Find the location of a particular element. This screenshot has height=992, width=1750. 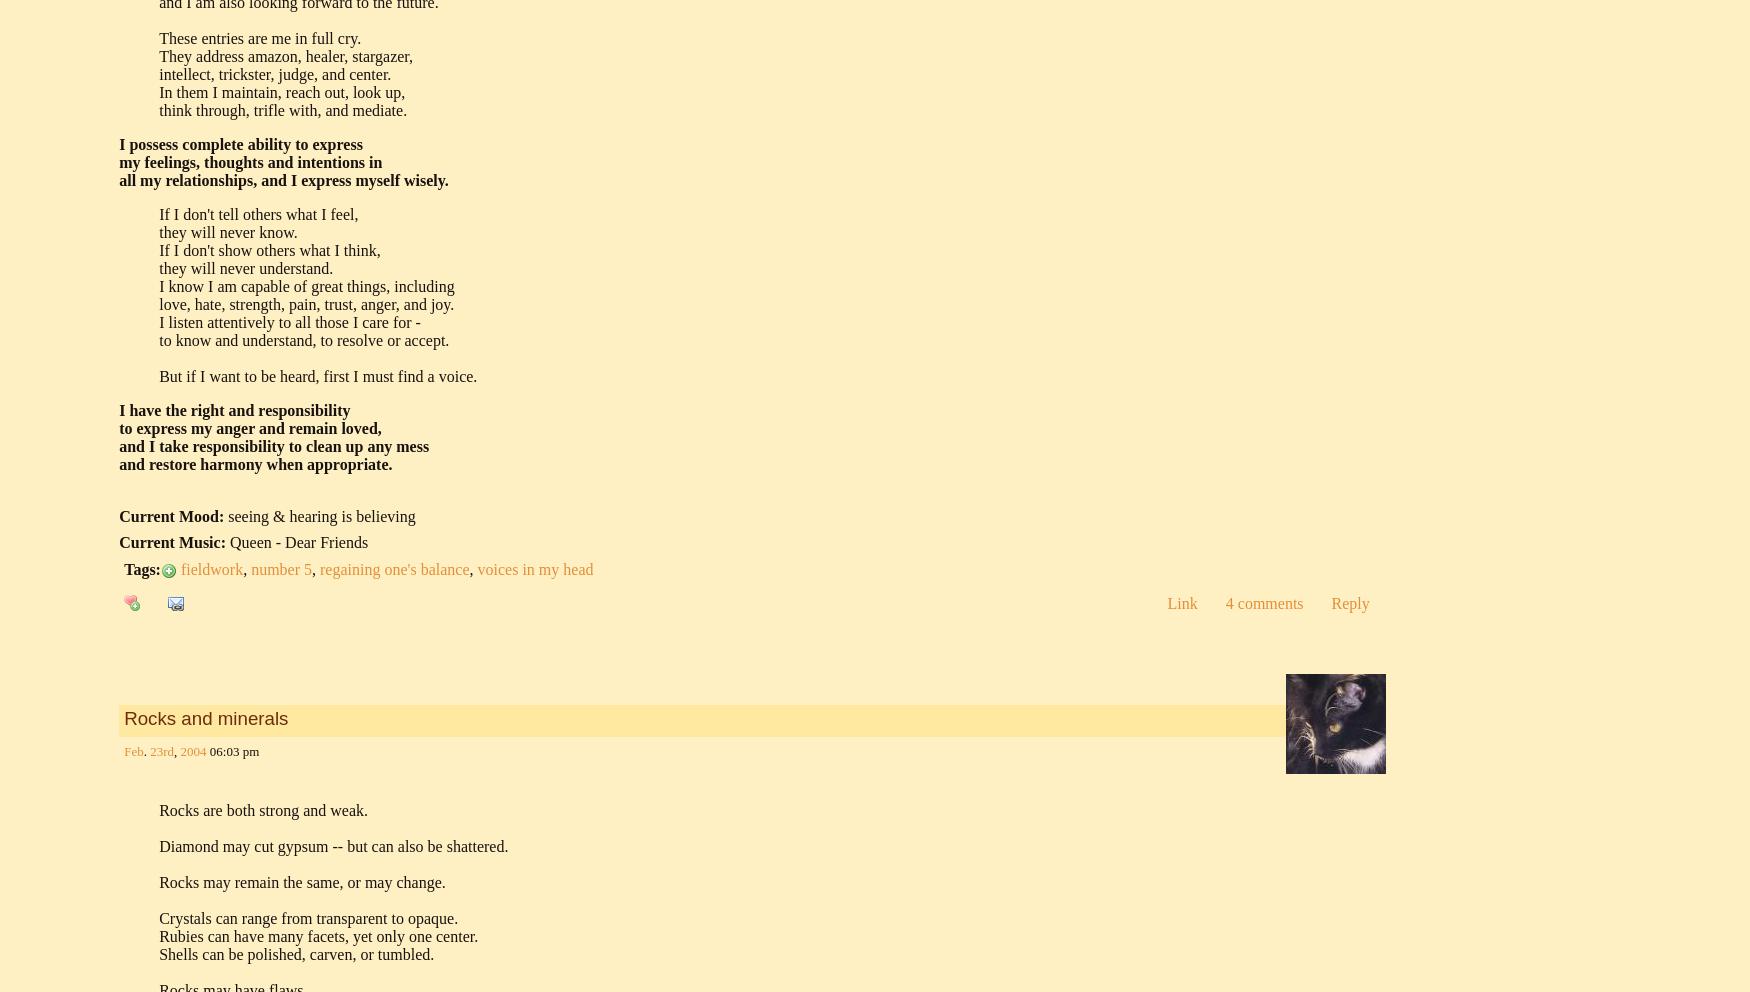

'to express my anger and remain loved,' is located at coordinates (250, 426).